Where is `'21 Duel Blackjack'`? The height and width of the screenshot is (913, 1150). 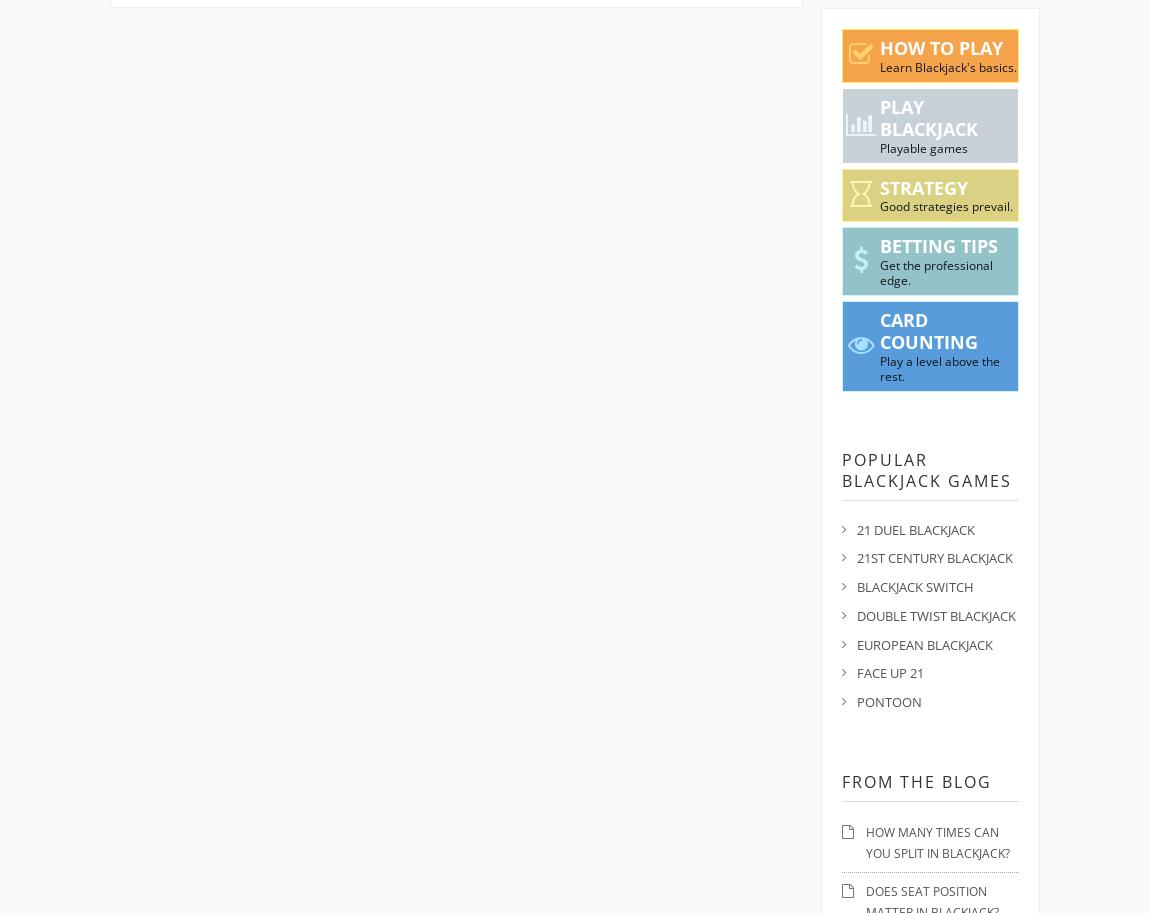
'21 Duel Blackjack' is located at coordinates (915, 528).